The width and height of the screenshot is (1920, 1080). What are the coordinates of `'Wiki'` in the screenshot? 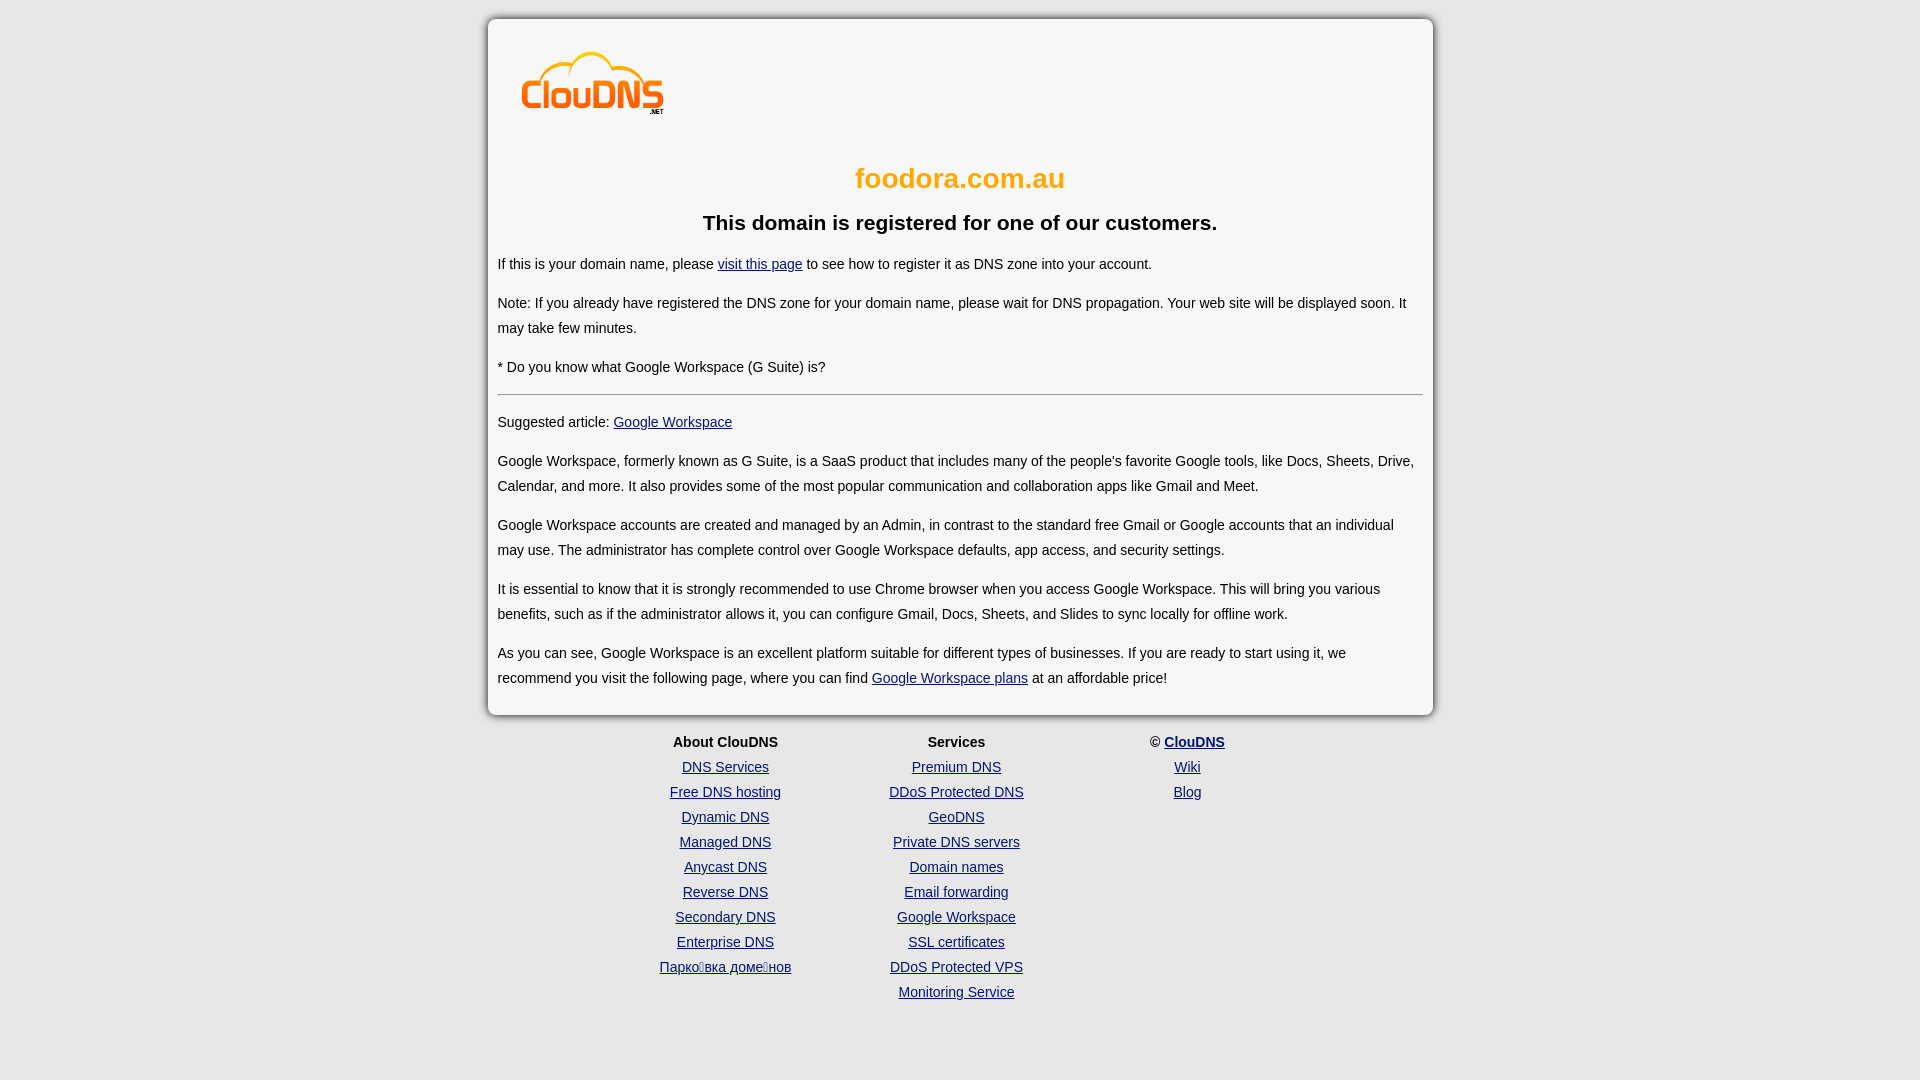 It's located at (1186, 766).